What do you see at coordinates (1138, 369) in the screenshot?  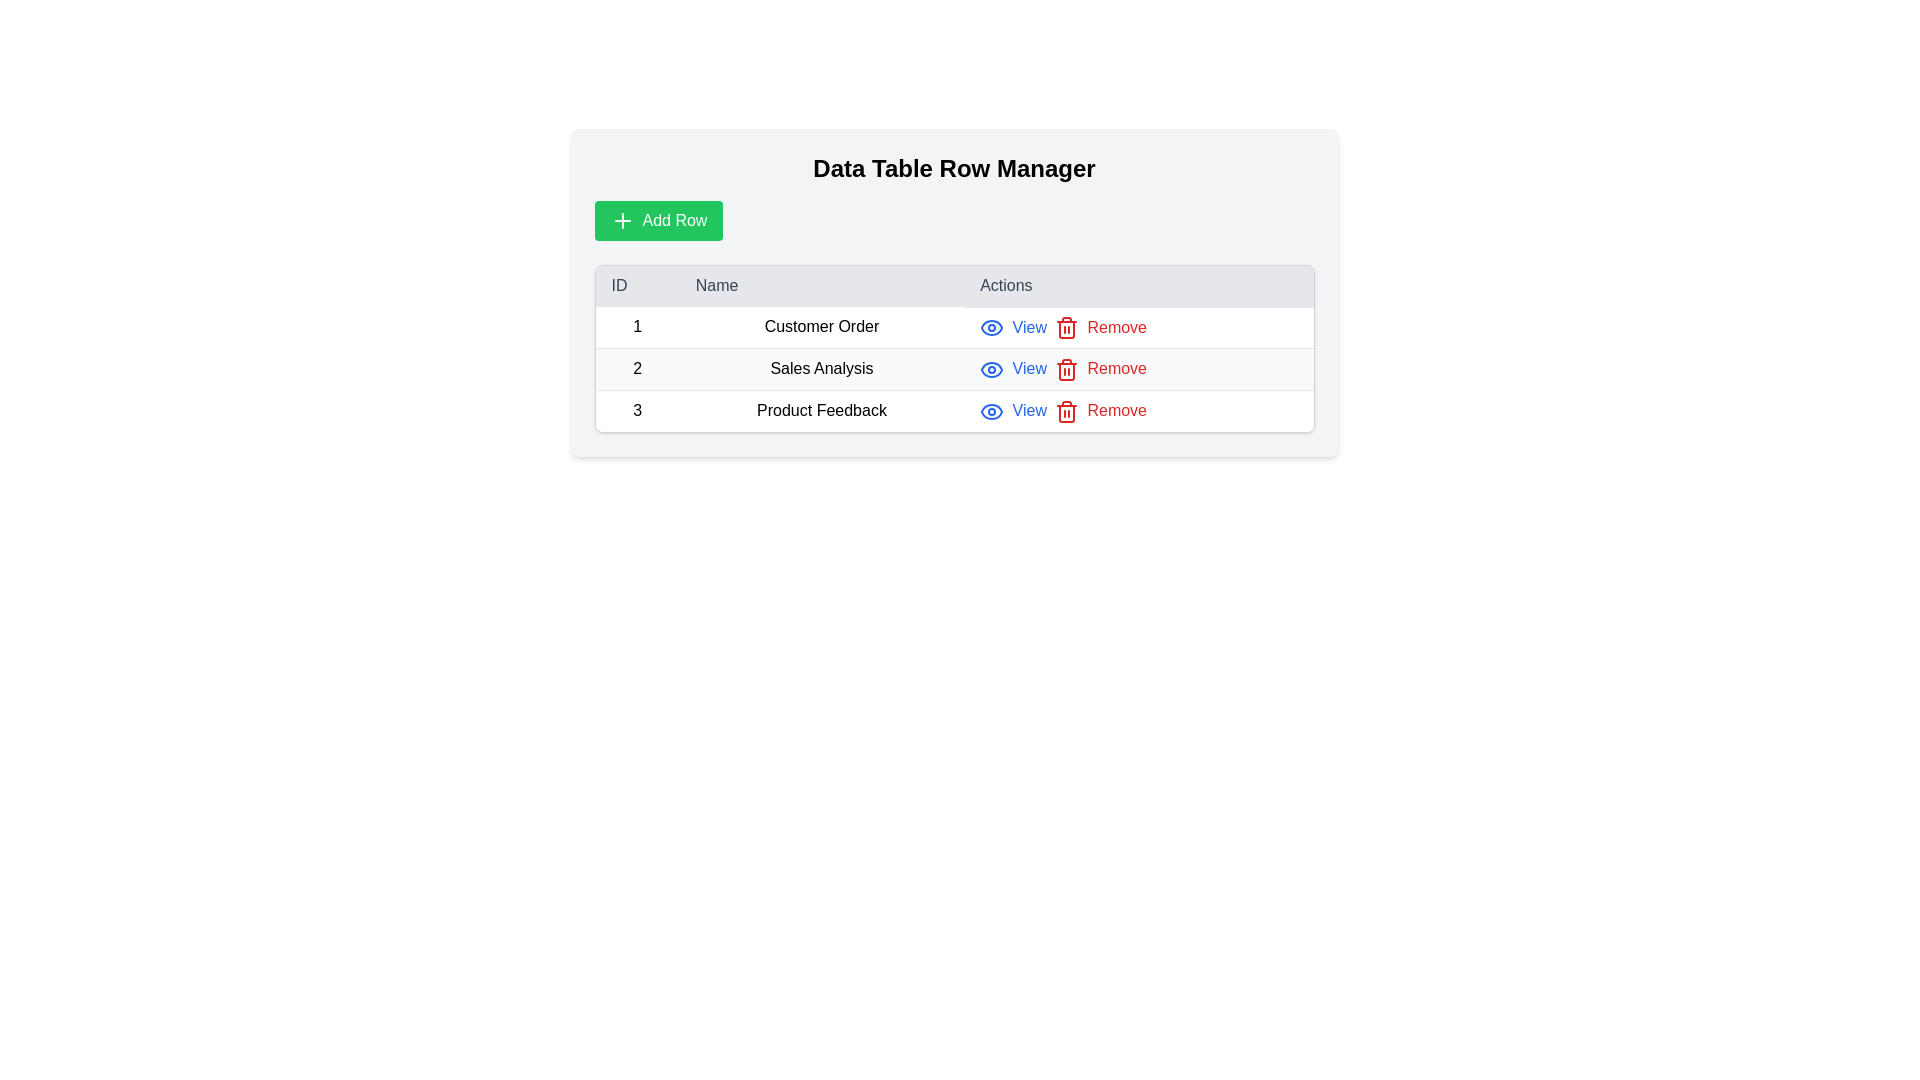 I see `the 'Remove' link in the Actions column of the table row labeled '2 Sales Analysis'` at bounding box center [1138, 369].